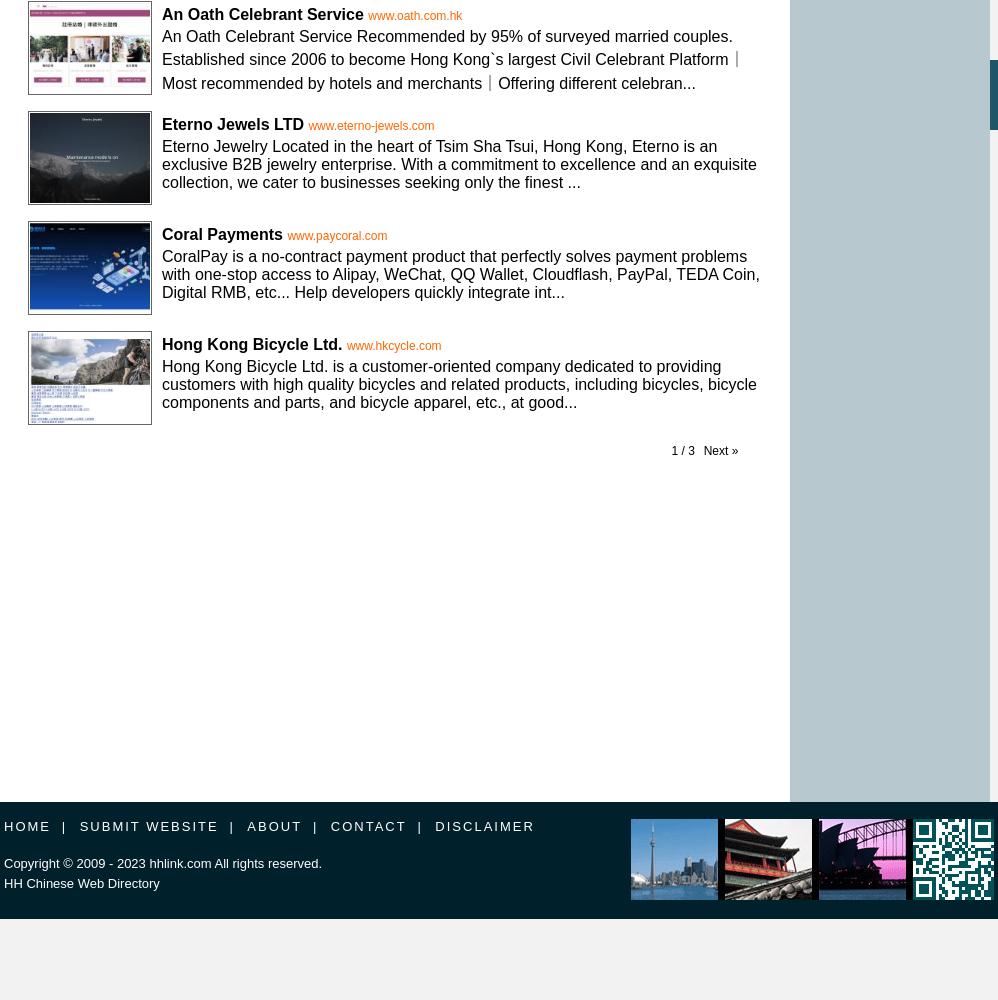 Image resolution: width=998 pixels, height=1000 pixels. Describe the element at coordinates (337, 234) in the screenshot. I see `'www.paycoral.com'` at that location.